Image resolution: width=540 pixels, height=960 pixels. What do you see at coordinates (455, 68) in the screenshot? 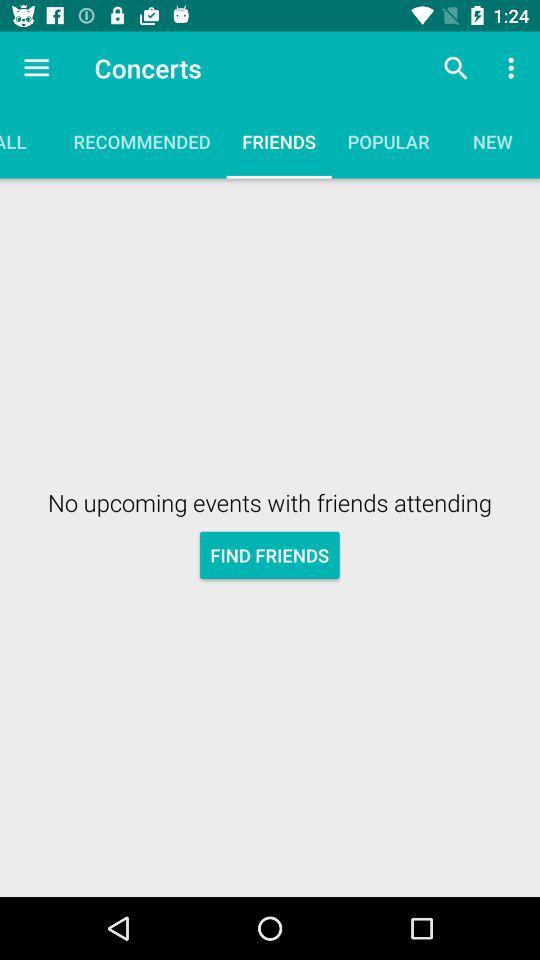
I see `icon next to concerts item` at bounding box center [455, 68].